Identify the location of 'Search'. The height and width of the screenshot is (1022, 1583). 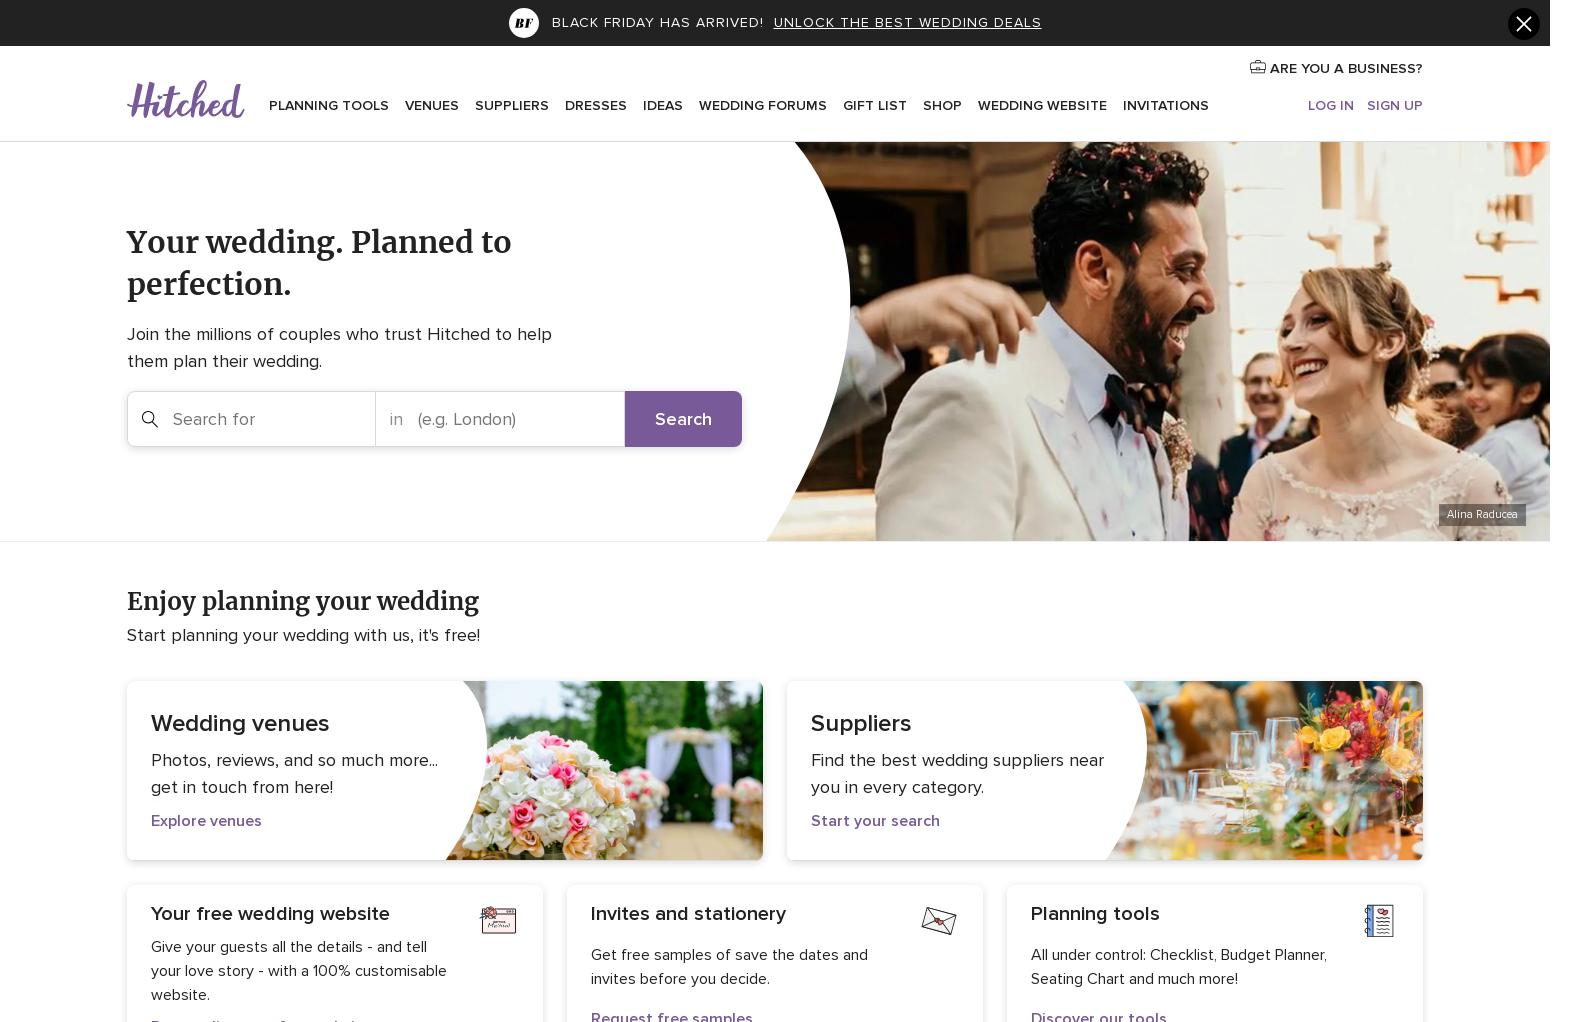
(682, 419).